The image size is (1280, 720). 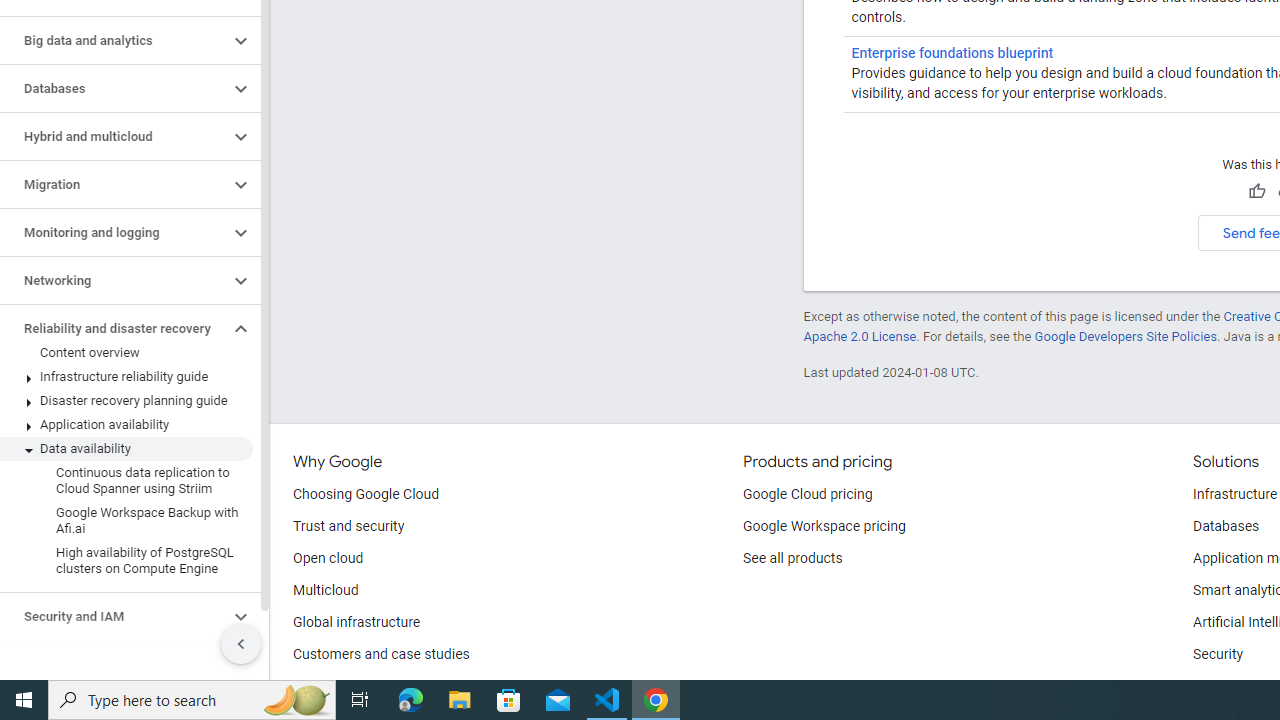 What do you see at coordinates (1255, 192) in the screenshot?
I see `'Helpful'` at bounding box center [1255, 192].